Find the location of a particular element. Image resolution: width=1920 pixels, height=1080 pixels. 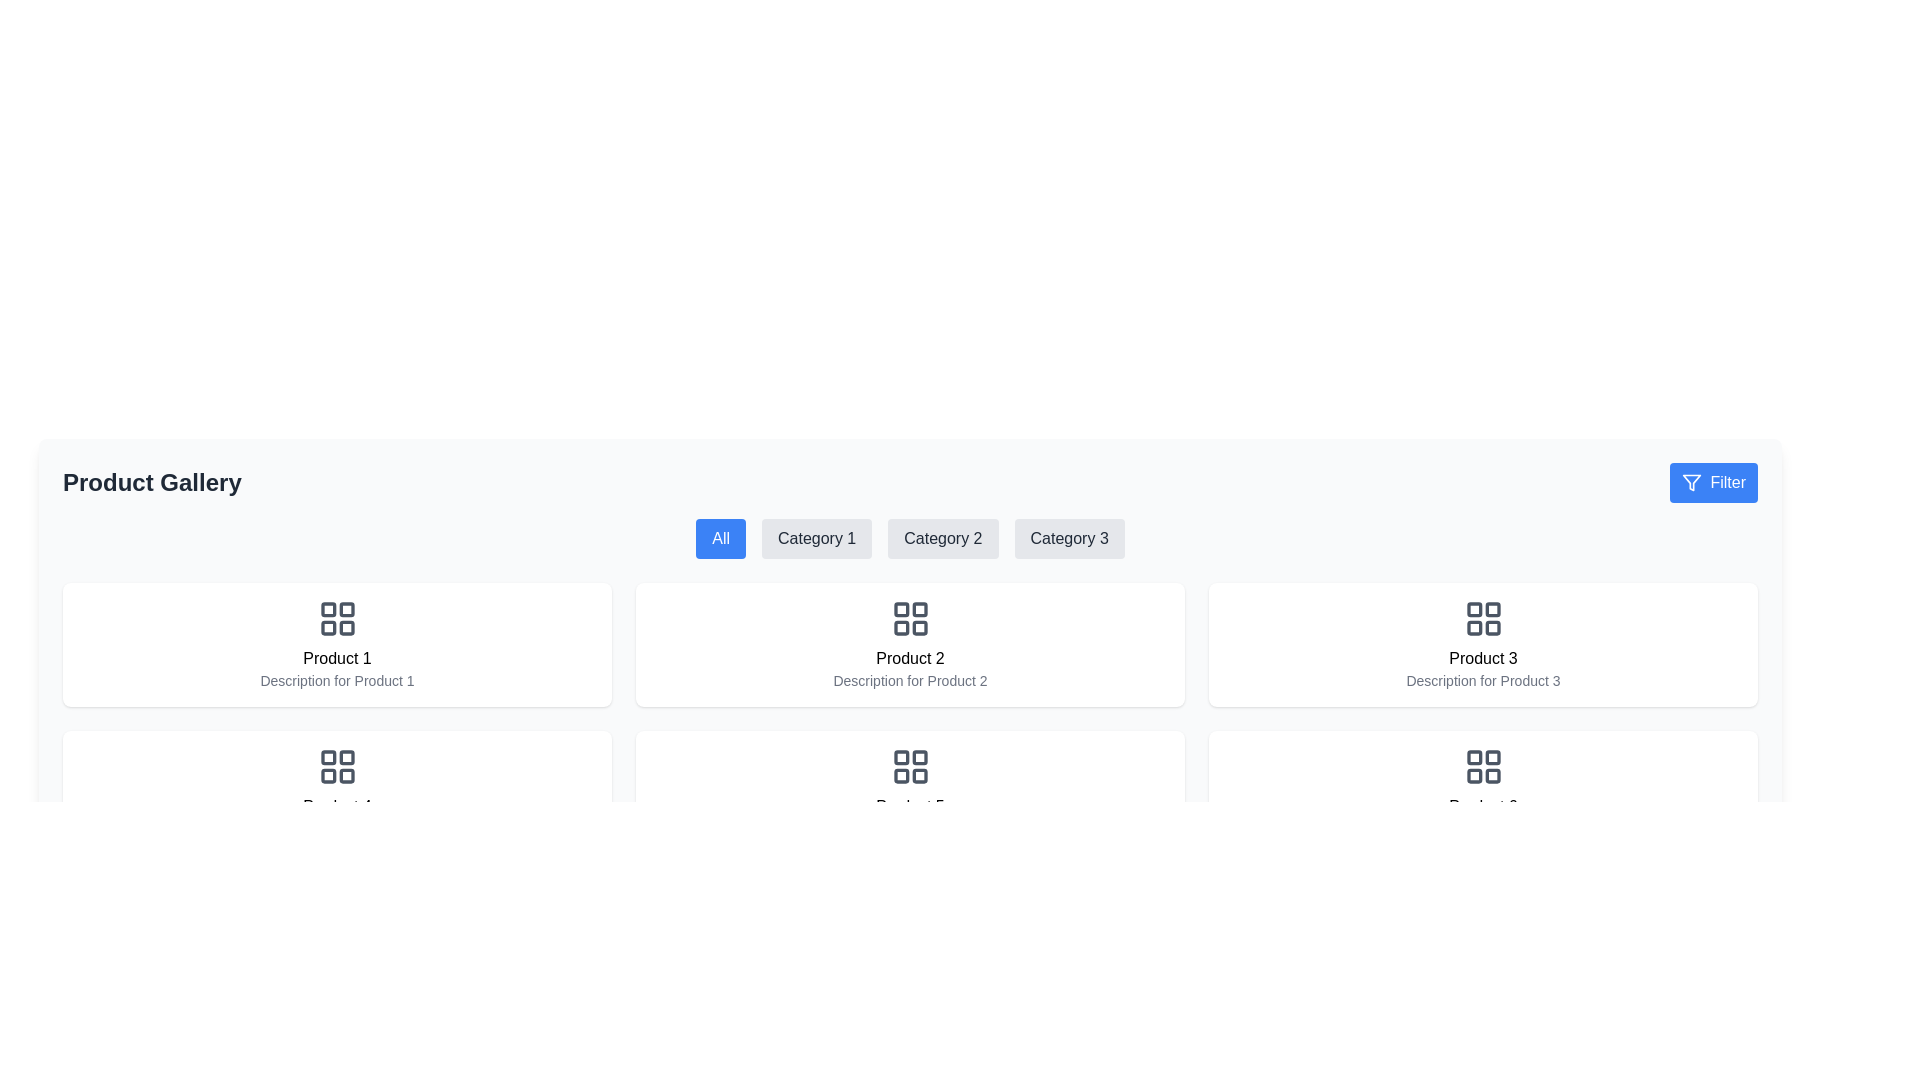

the filter icon located near the top-right corner of the interface, to the left of the word 'Filter', which is part of the interactive filter button is located at coordinates (1691, 482).